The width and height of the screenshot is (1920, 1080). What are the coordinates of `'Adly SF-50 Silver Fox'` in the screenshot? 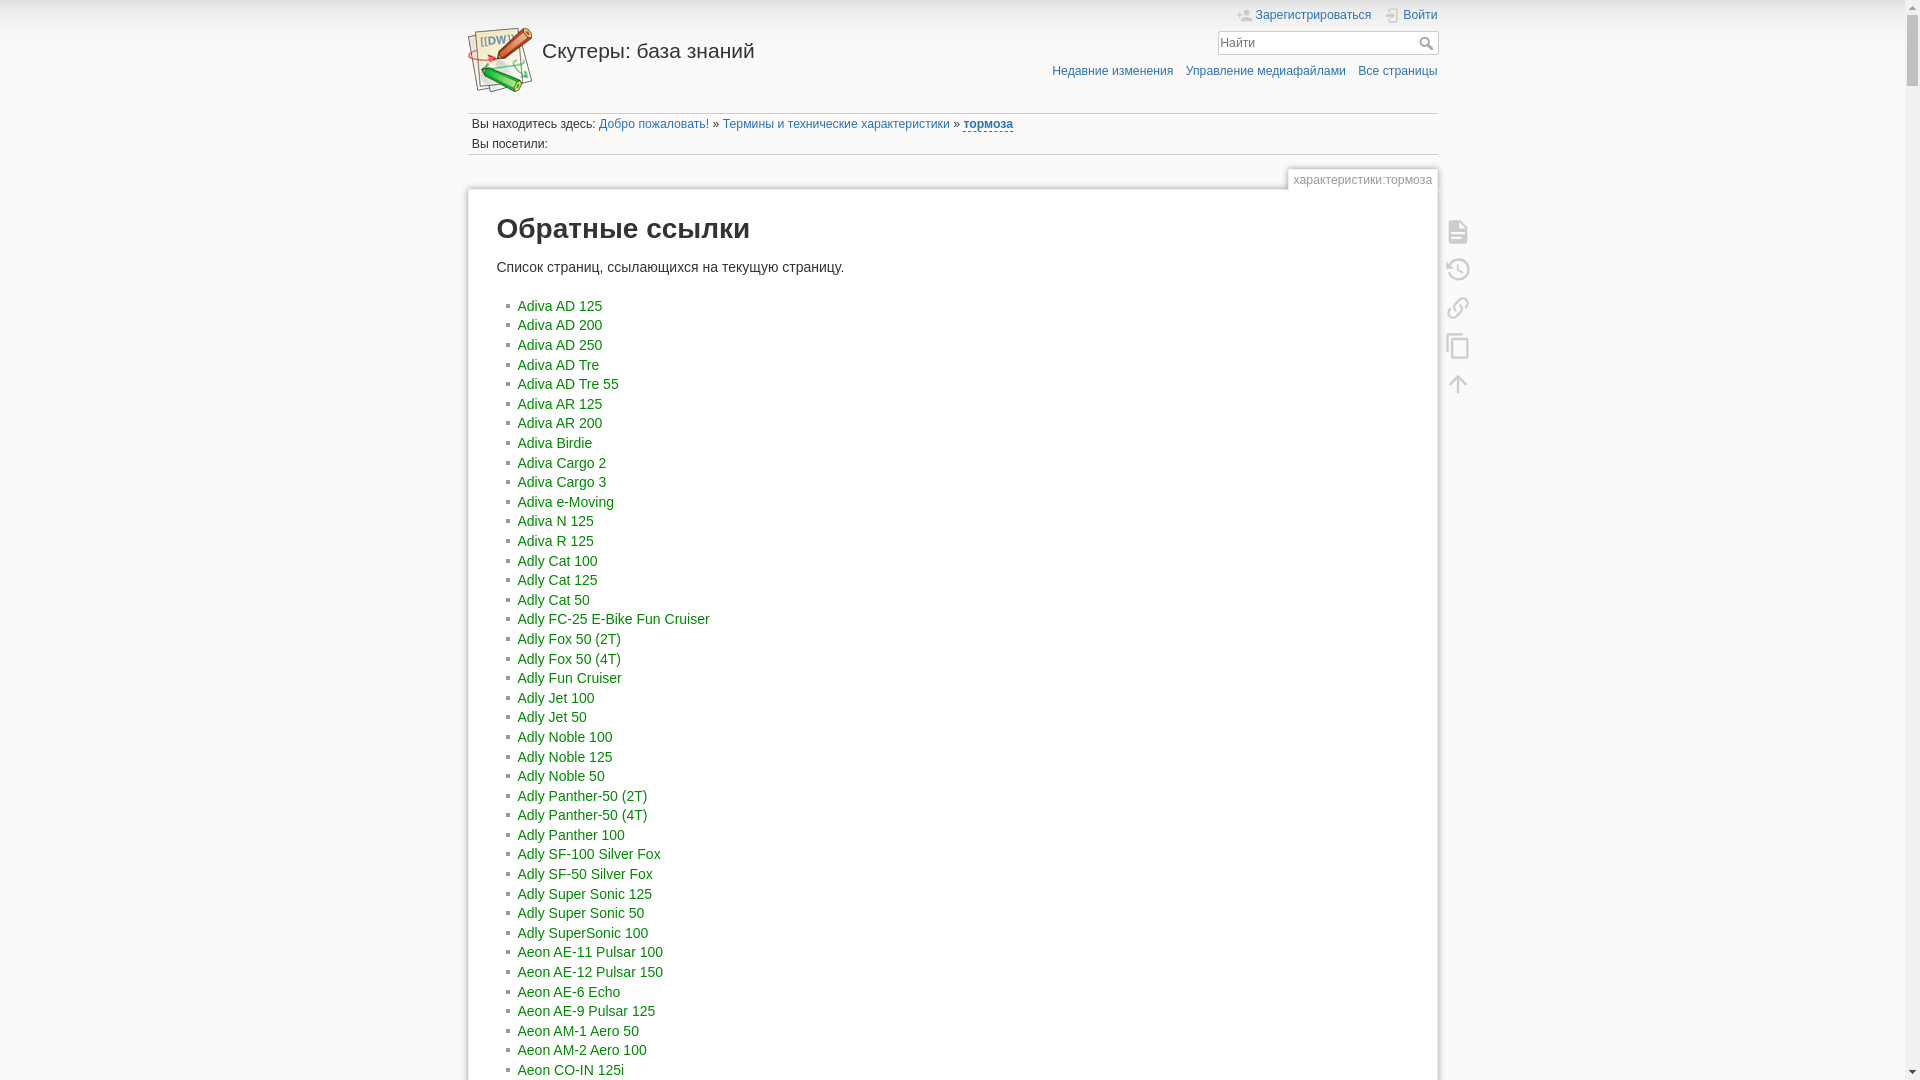 It's located at (584, 873).